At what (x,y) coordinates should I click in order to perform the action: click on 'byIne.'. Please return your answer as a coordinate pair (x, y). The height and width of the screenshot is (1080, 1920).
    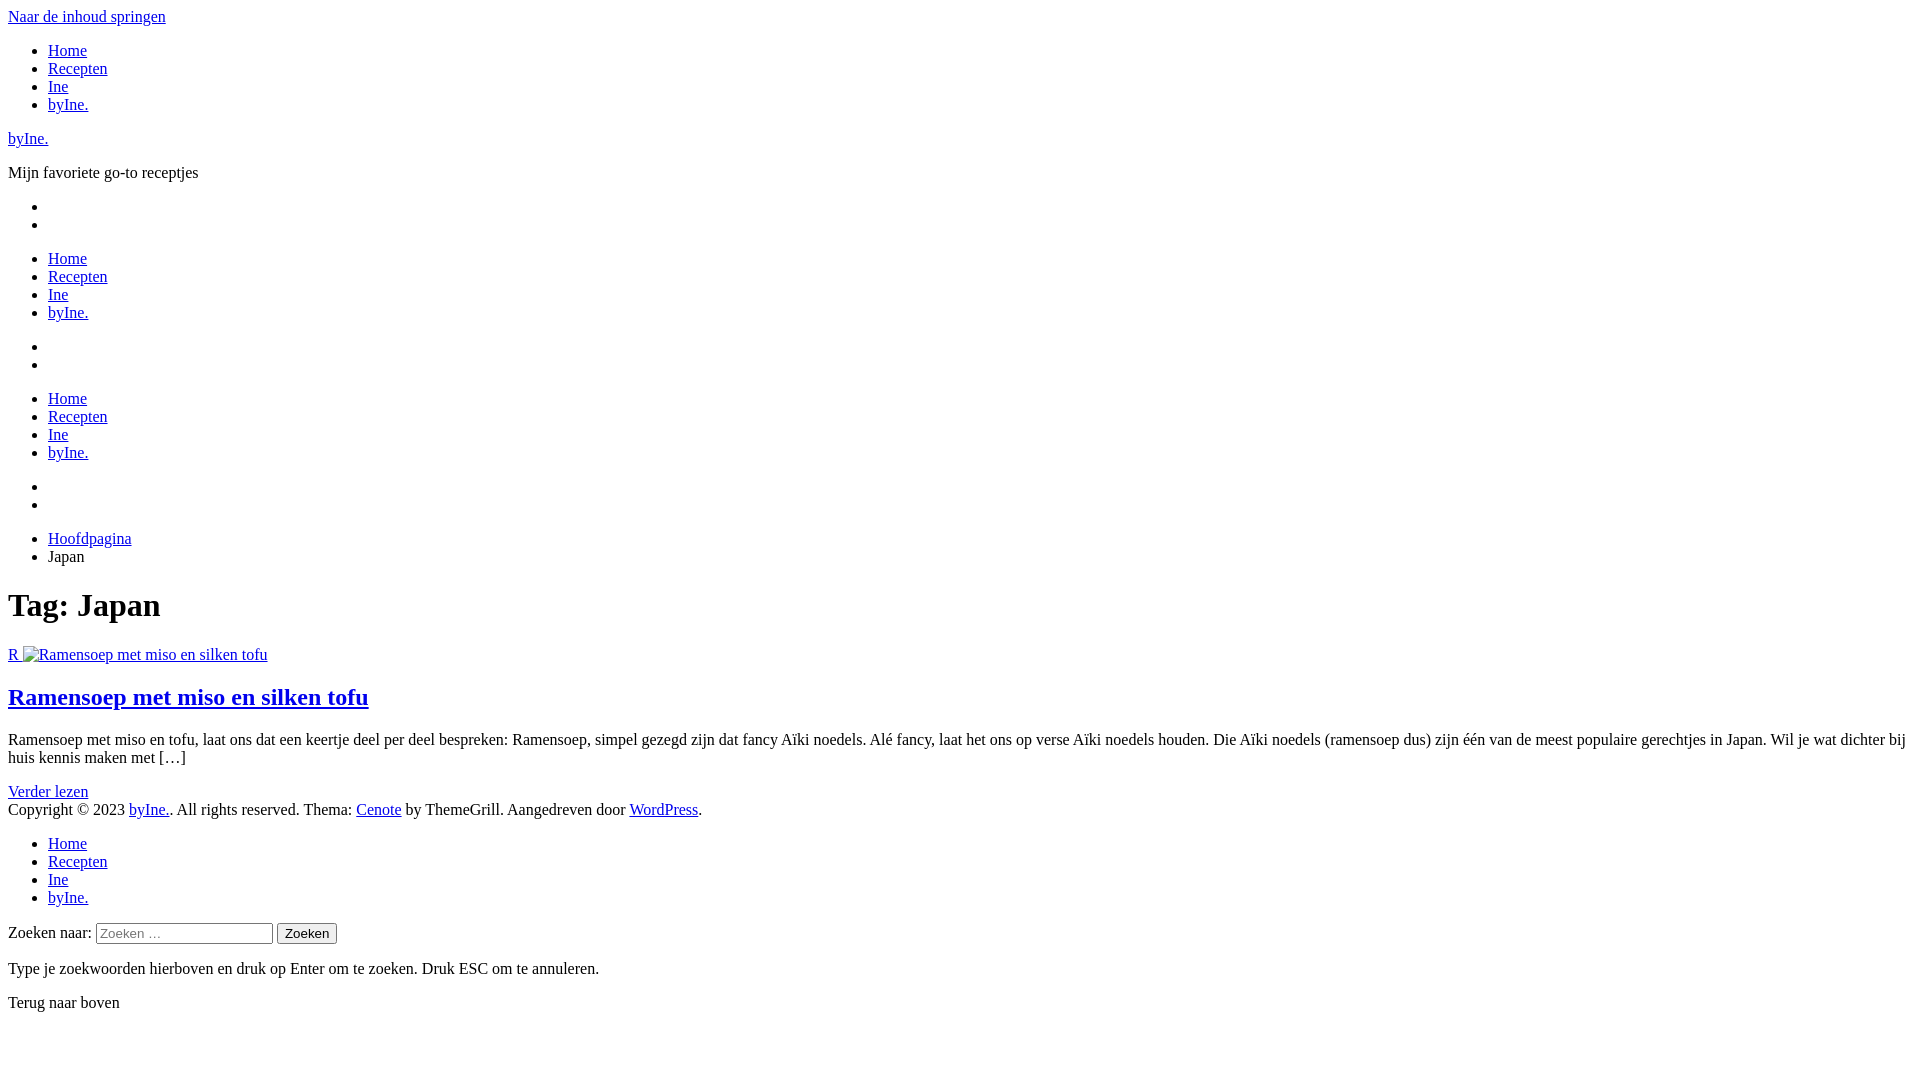
    Looking at the image, I should click on (28, 137).